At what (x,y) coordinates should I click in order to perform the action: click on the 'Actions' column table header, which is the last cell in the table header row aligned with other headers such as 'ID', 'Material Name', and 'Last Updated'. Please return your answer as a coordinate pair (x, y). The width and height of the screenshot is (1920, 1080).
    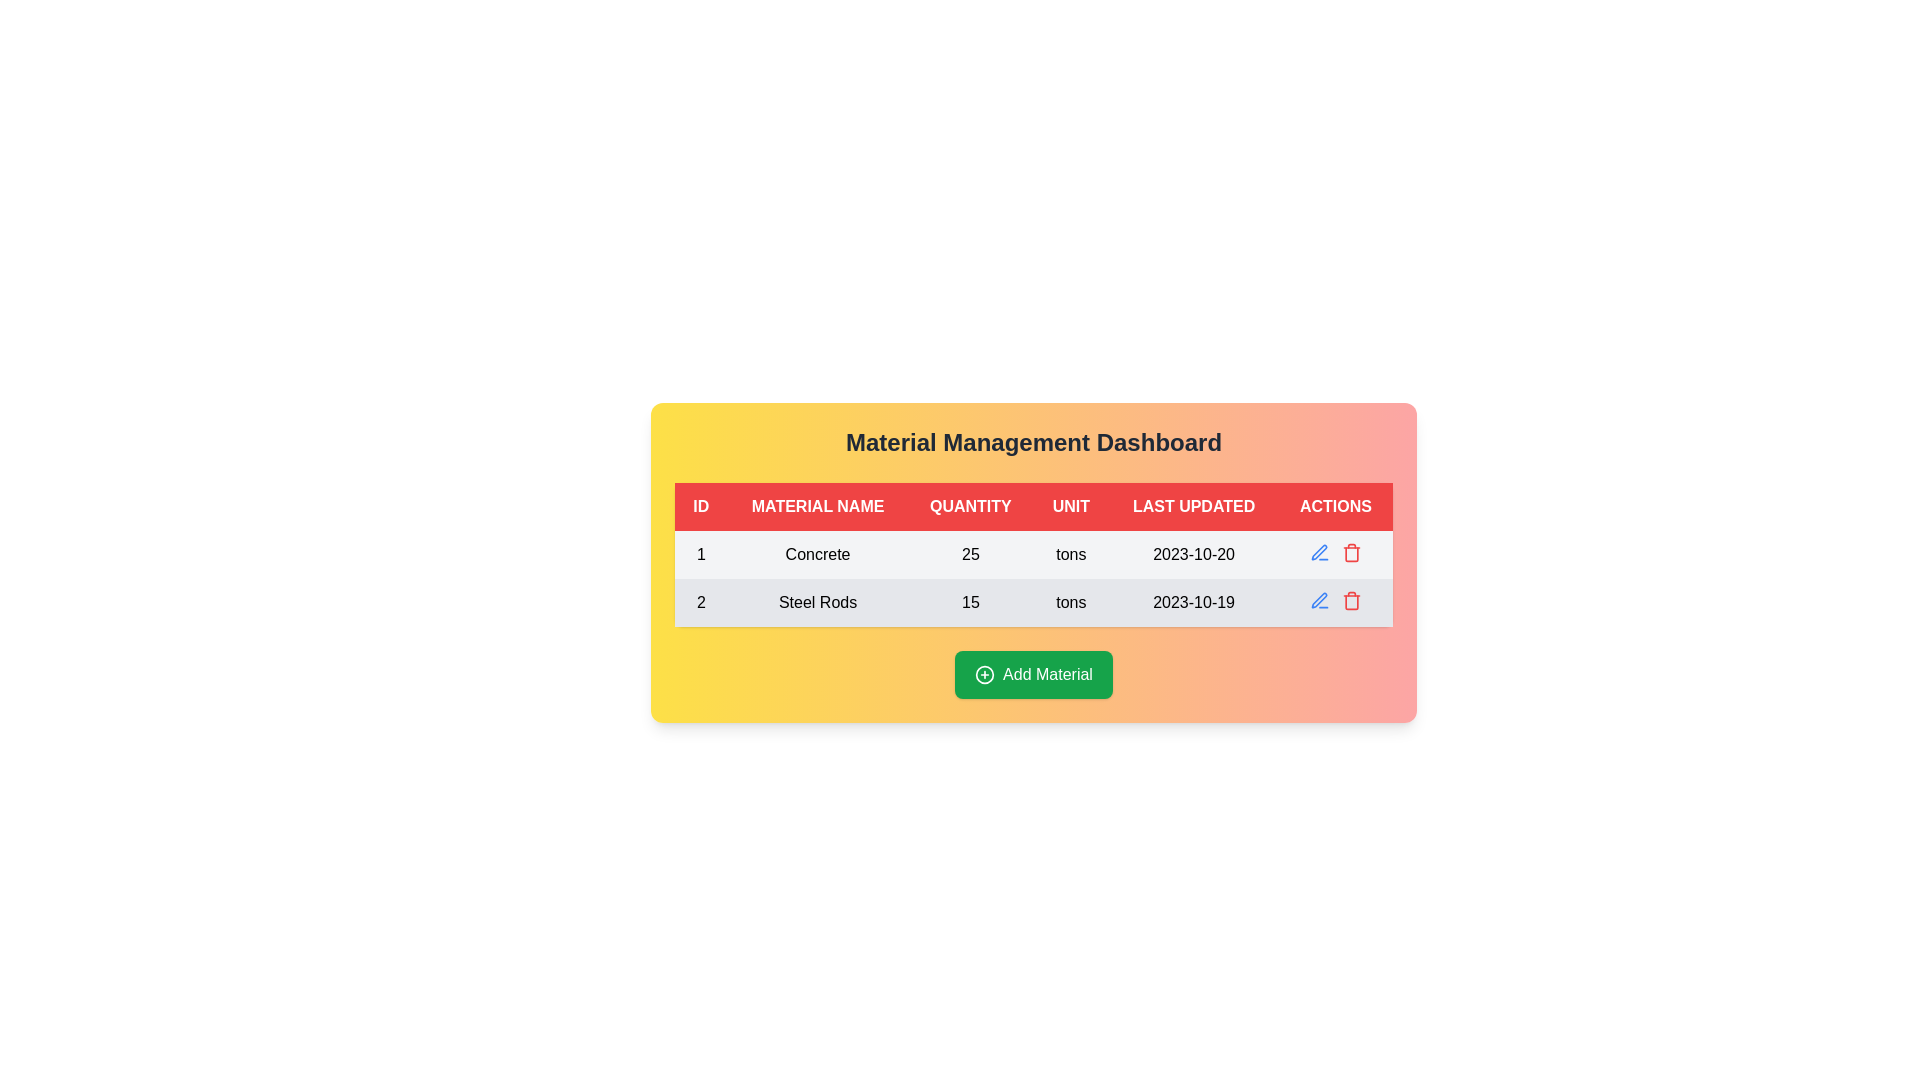
    Looking at the image, I should click on (1335, 505).